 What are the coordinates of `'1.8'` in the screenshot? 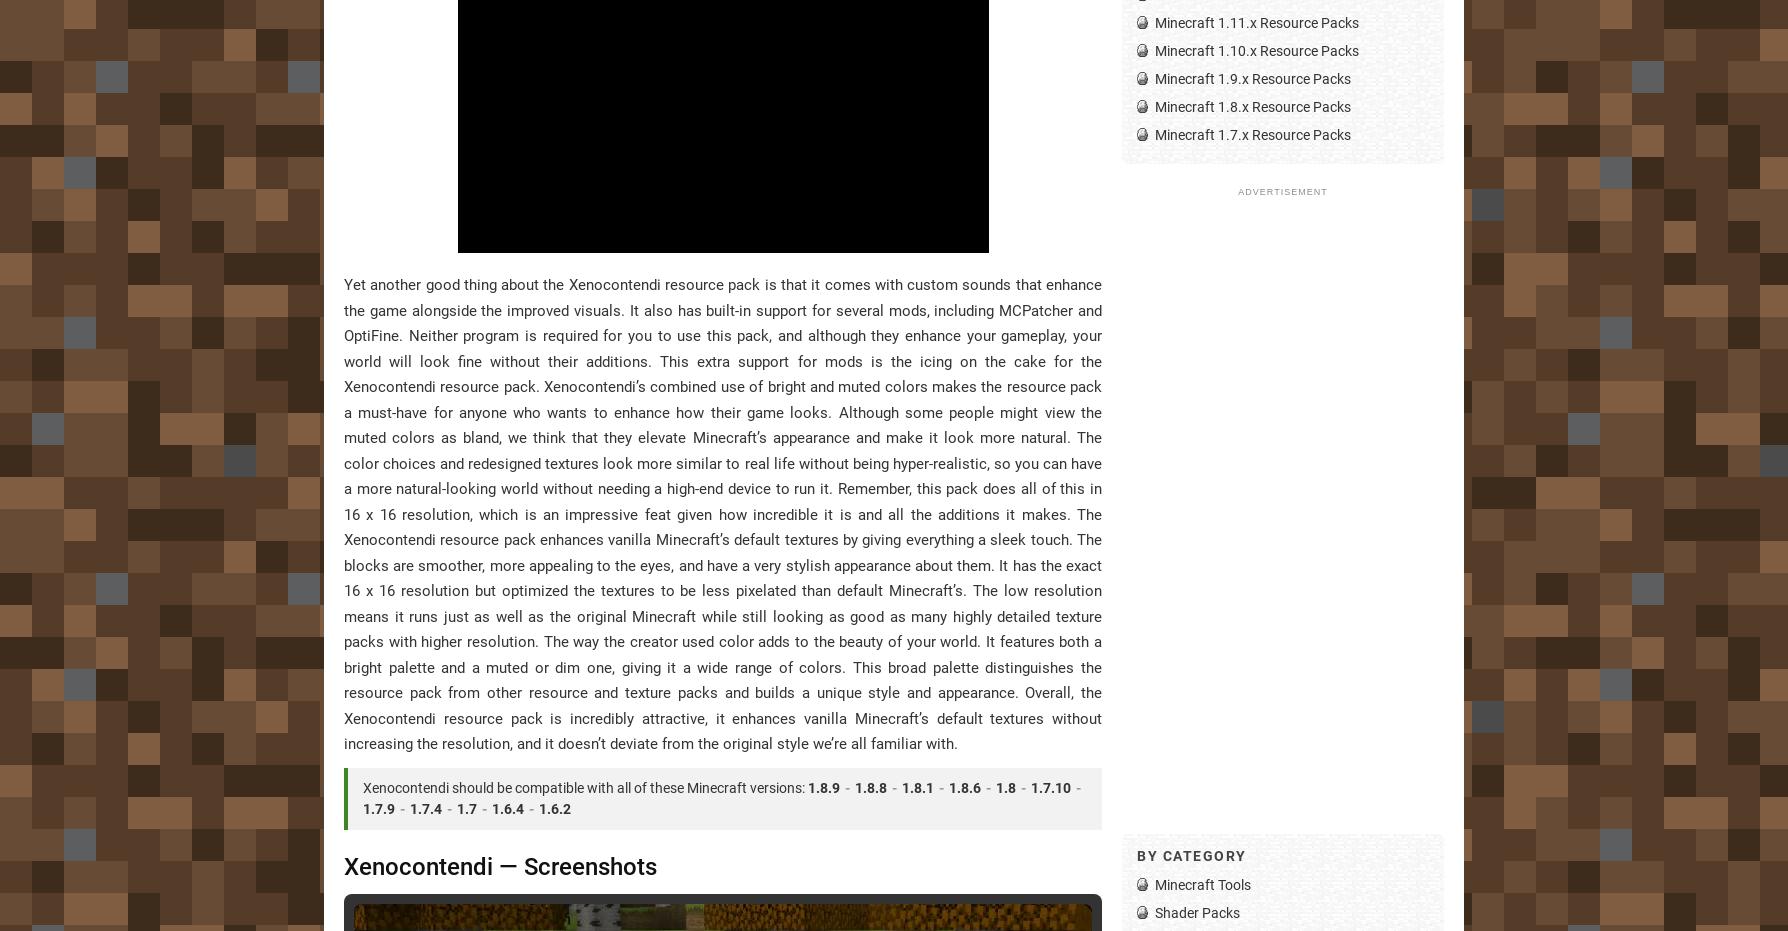 It's located at (993, 786).